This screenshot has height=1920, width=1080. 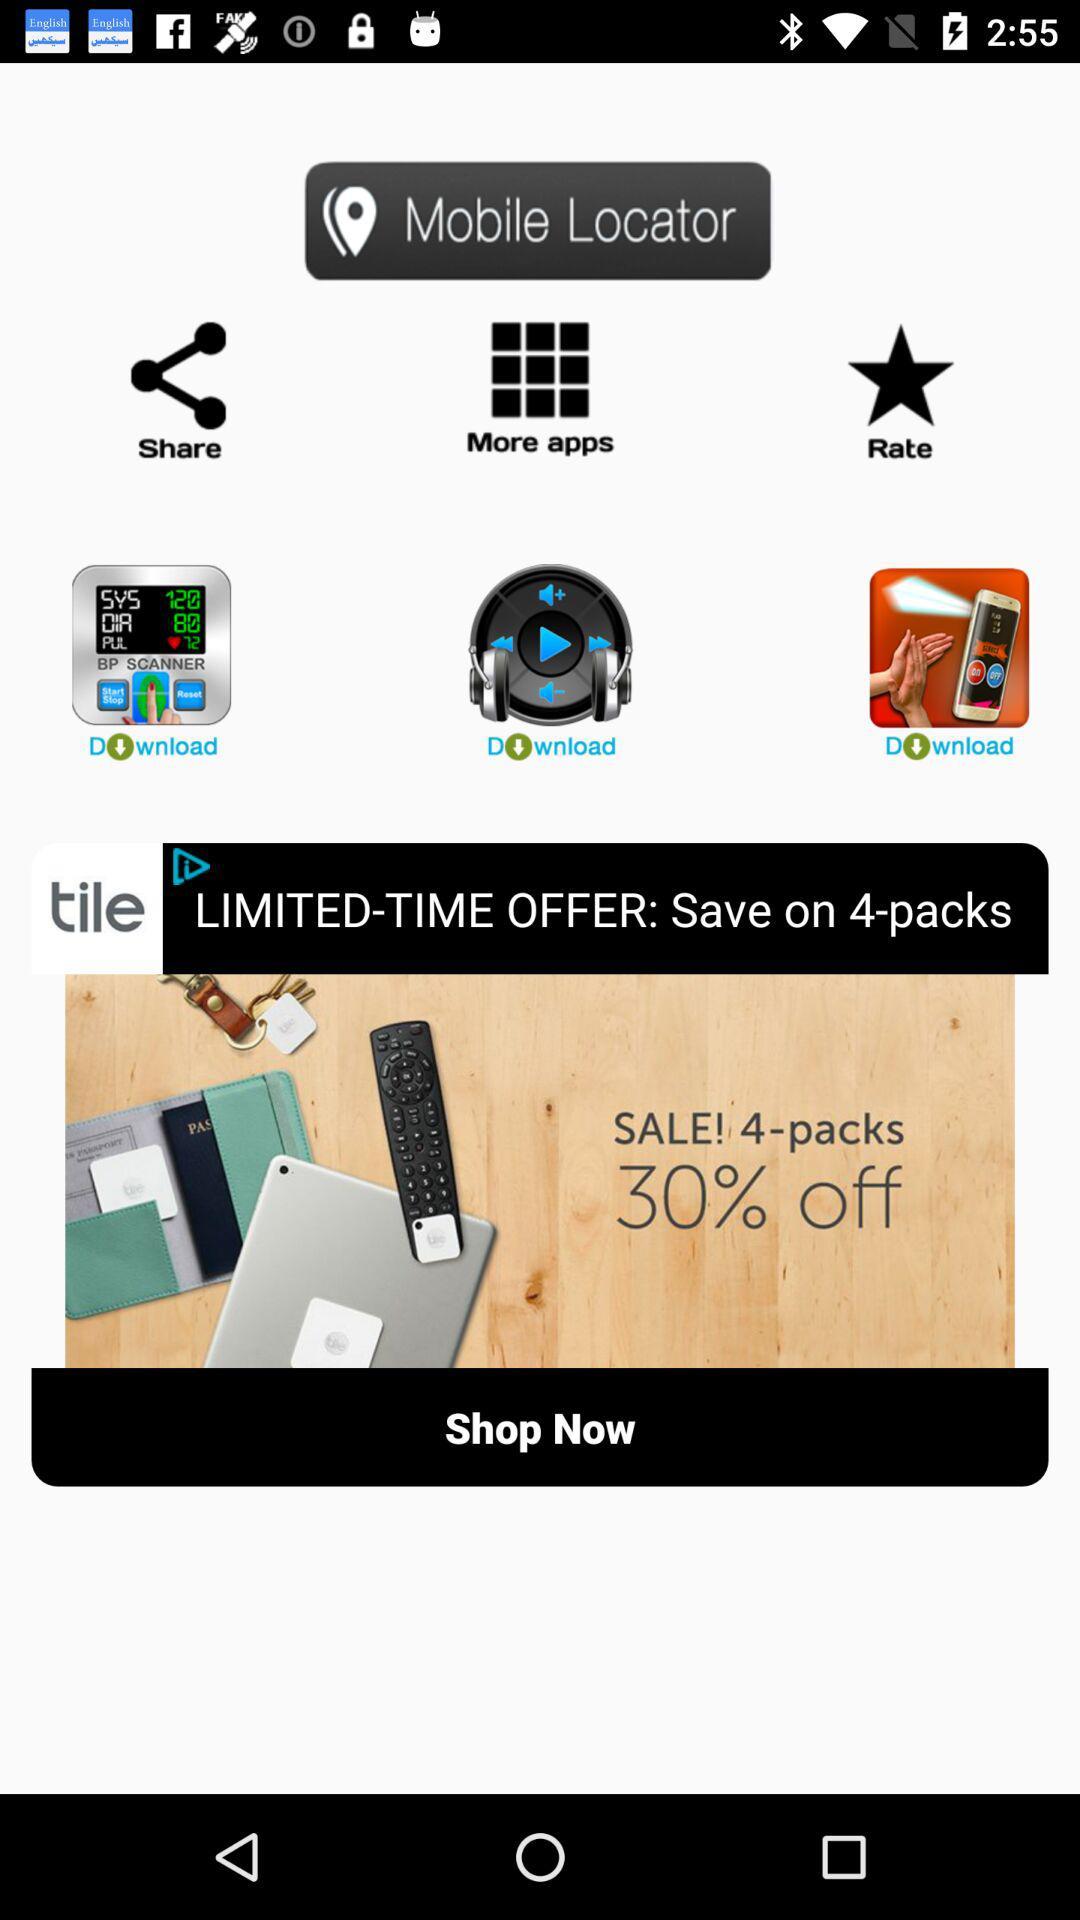 I want to click on offer, so click(x=540, y=1171).